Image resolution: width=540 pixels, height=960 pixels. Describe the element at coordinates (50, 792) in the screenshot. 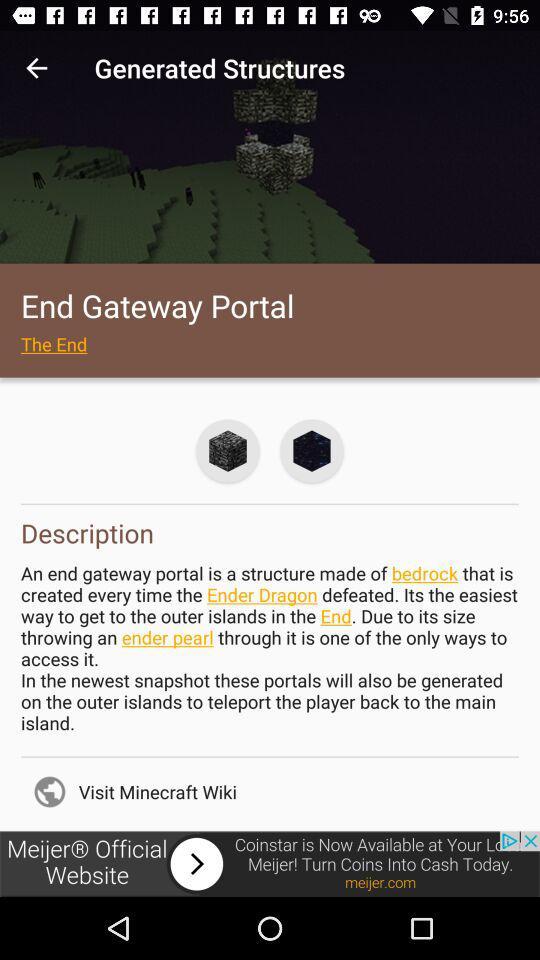

I see `globe icon which is on the left side of visit minecraft wiki` at that location.